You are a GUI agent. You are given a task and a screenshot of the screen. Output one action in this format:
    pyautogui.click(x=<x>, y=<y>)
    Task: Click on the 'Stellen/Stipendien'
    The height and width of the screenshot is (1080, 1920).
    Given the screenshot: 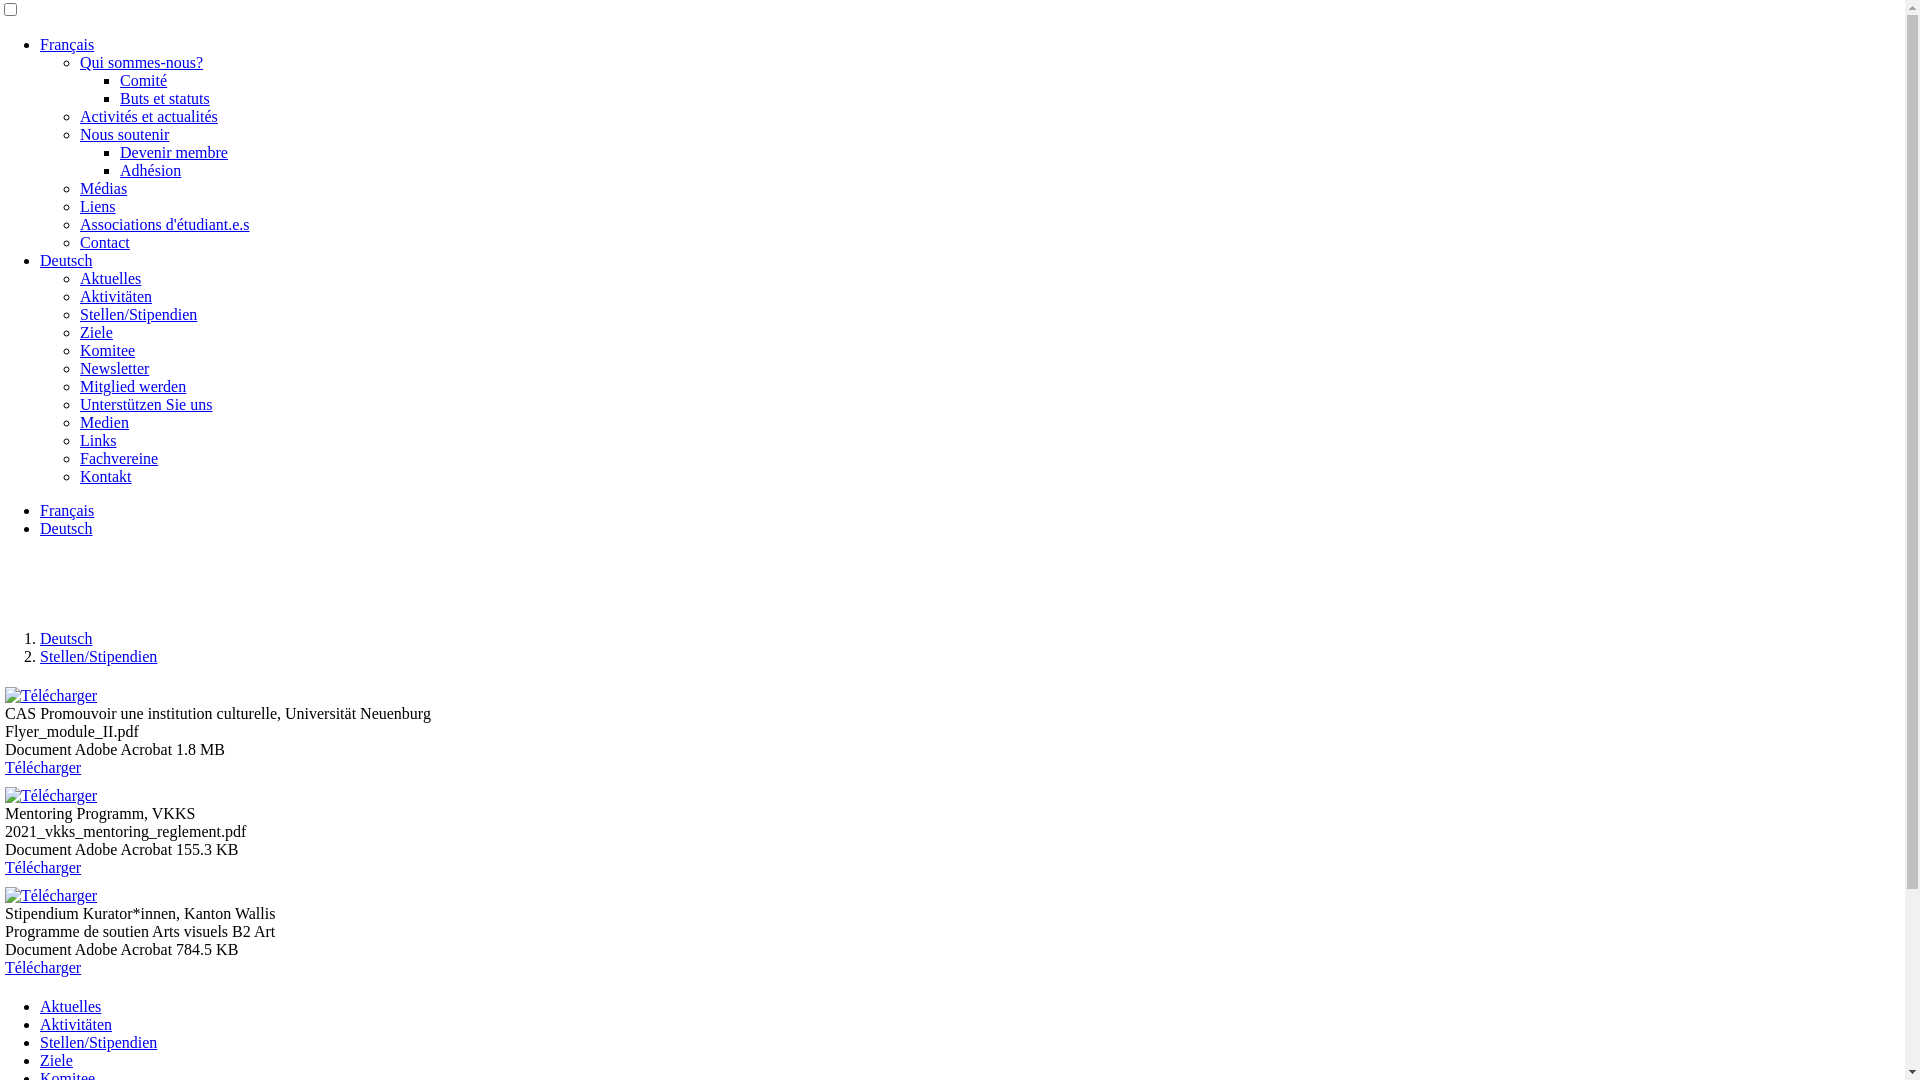 What is the action you would take?
    pyautogui.click(x=137, y=314)
    